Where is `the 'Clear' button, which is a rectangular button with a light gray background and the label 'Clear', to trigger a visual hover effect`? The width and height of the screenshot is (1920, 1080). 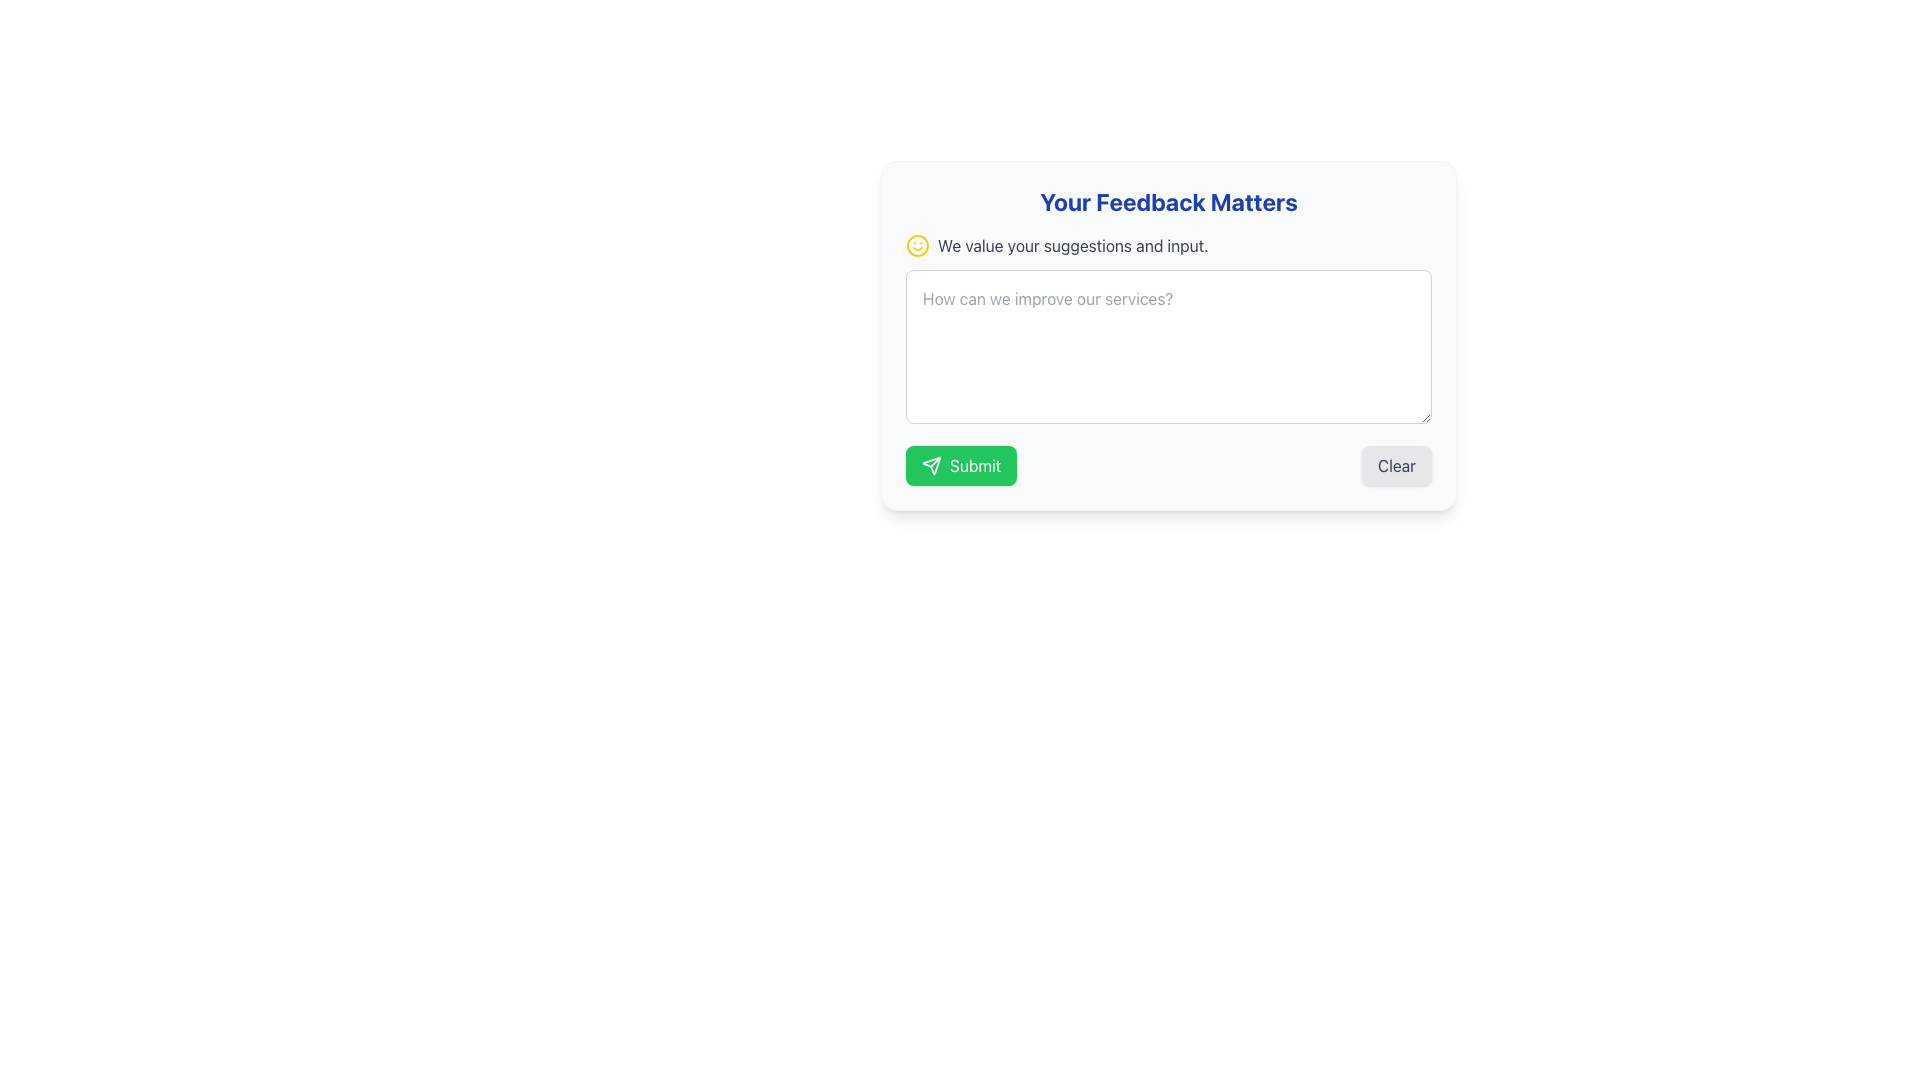
the 'Clear' button, which is a rectangular button with a light gray background and the label 'Clear', to trigger a visual hover effect is located at coordinates (1395, 466).